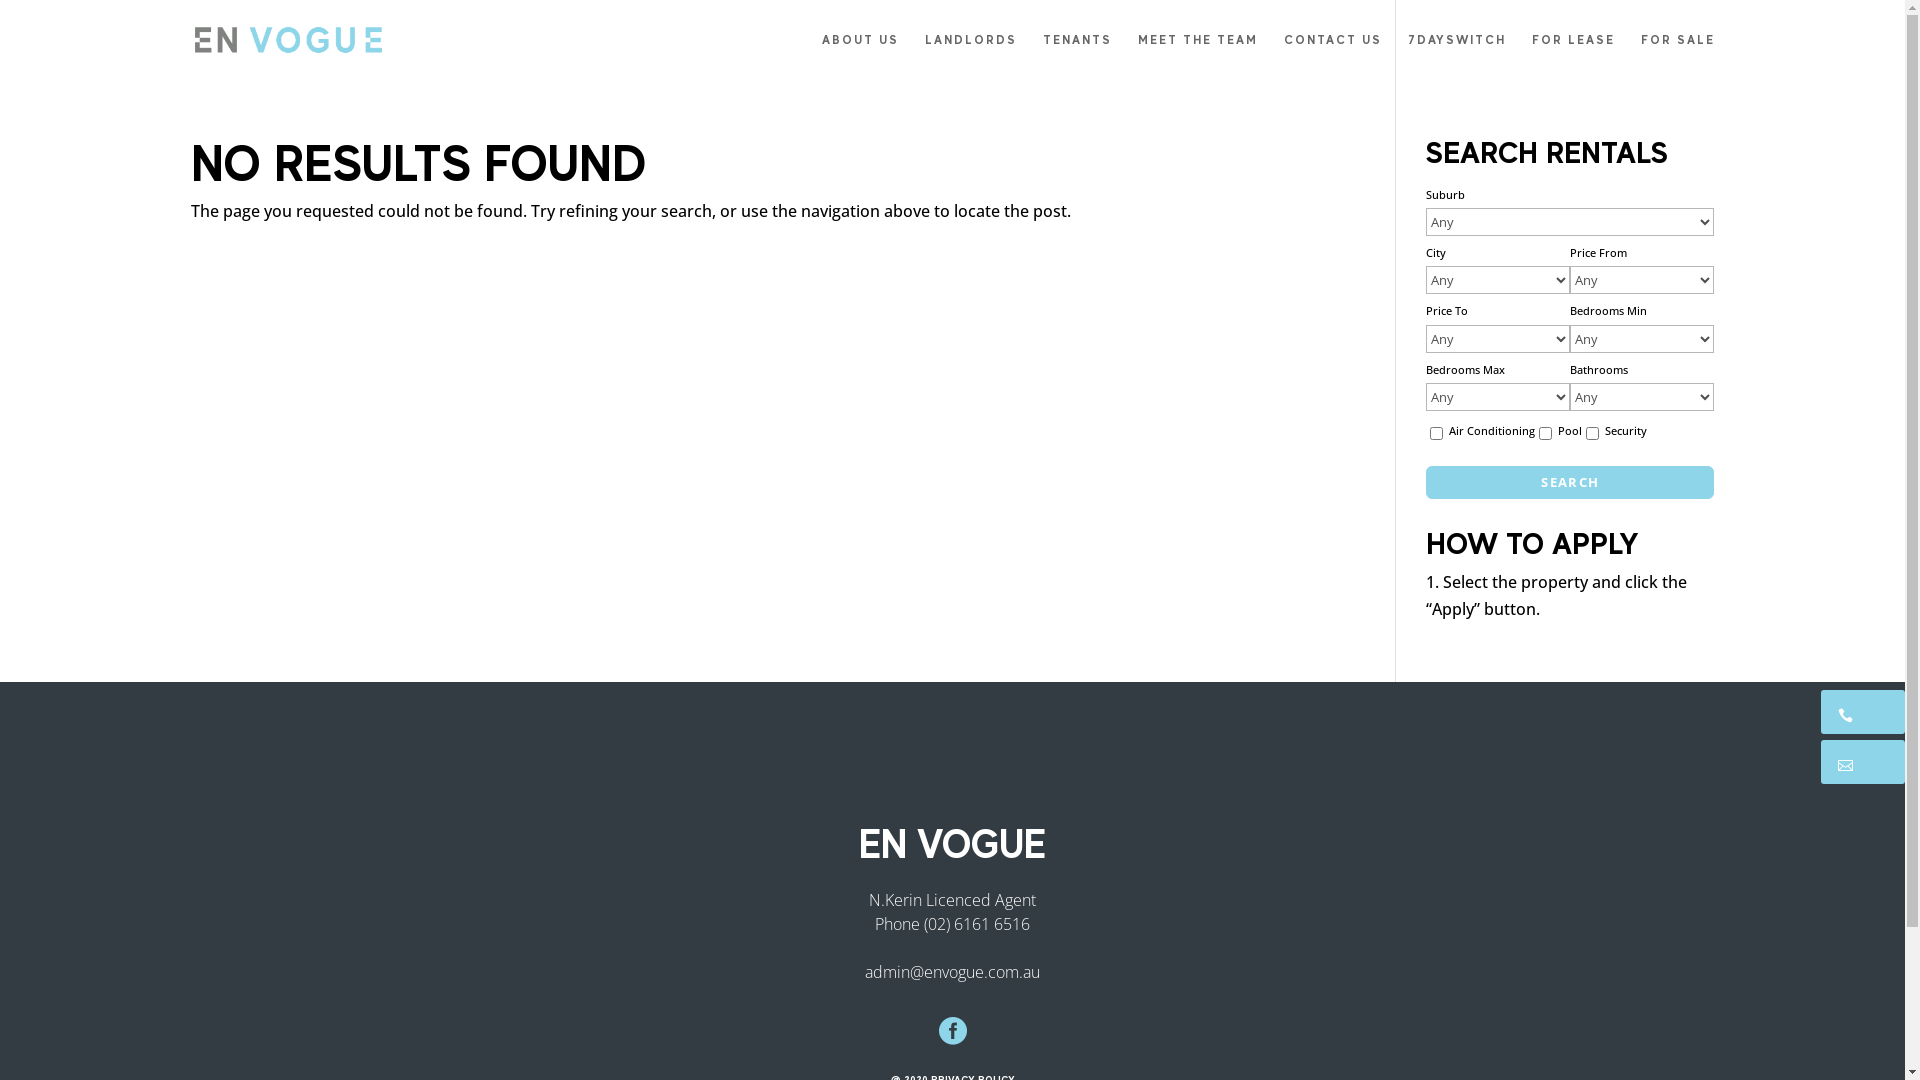 This screenshot has width=1920, height=1080. Describe the element at coordinates (923, 55) in the screenshot. I see `'LANDLORDS'` at that location.